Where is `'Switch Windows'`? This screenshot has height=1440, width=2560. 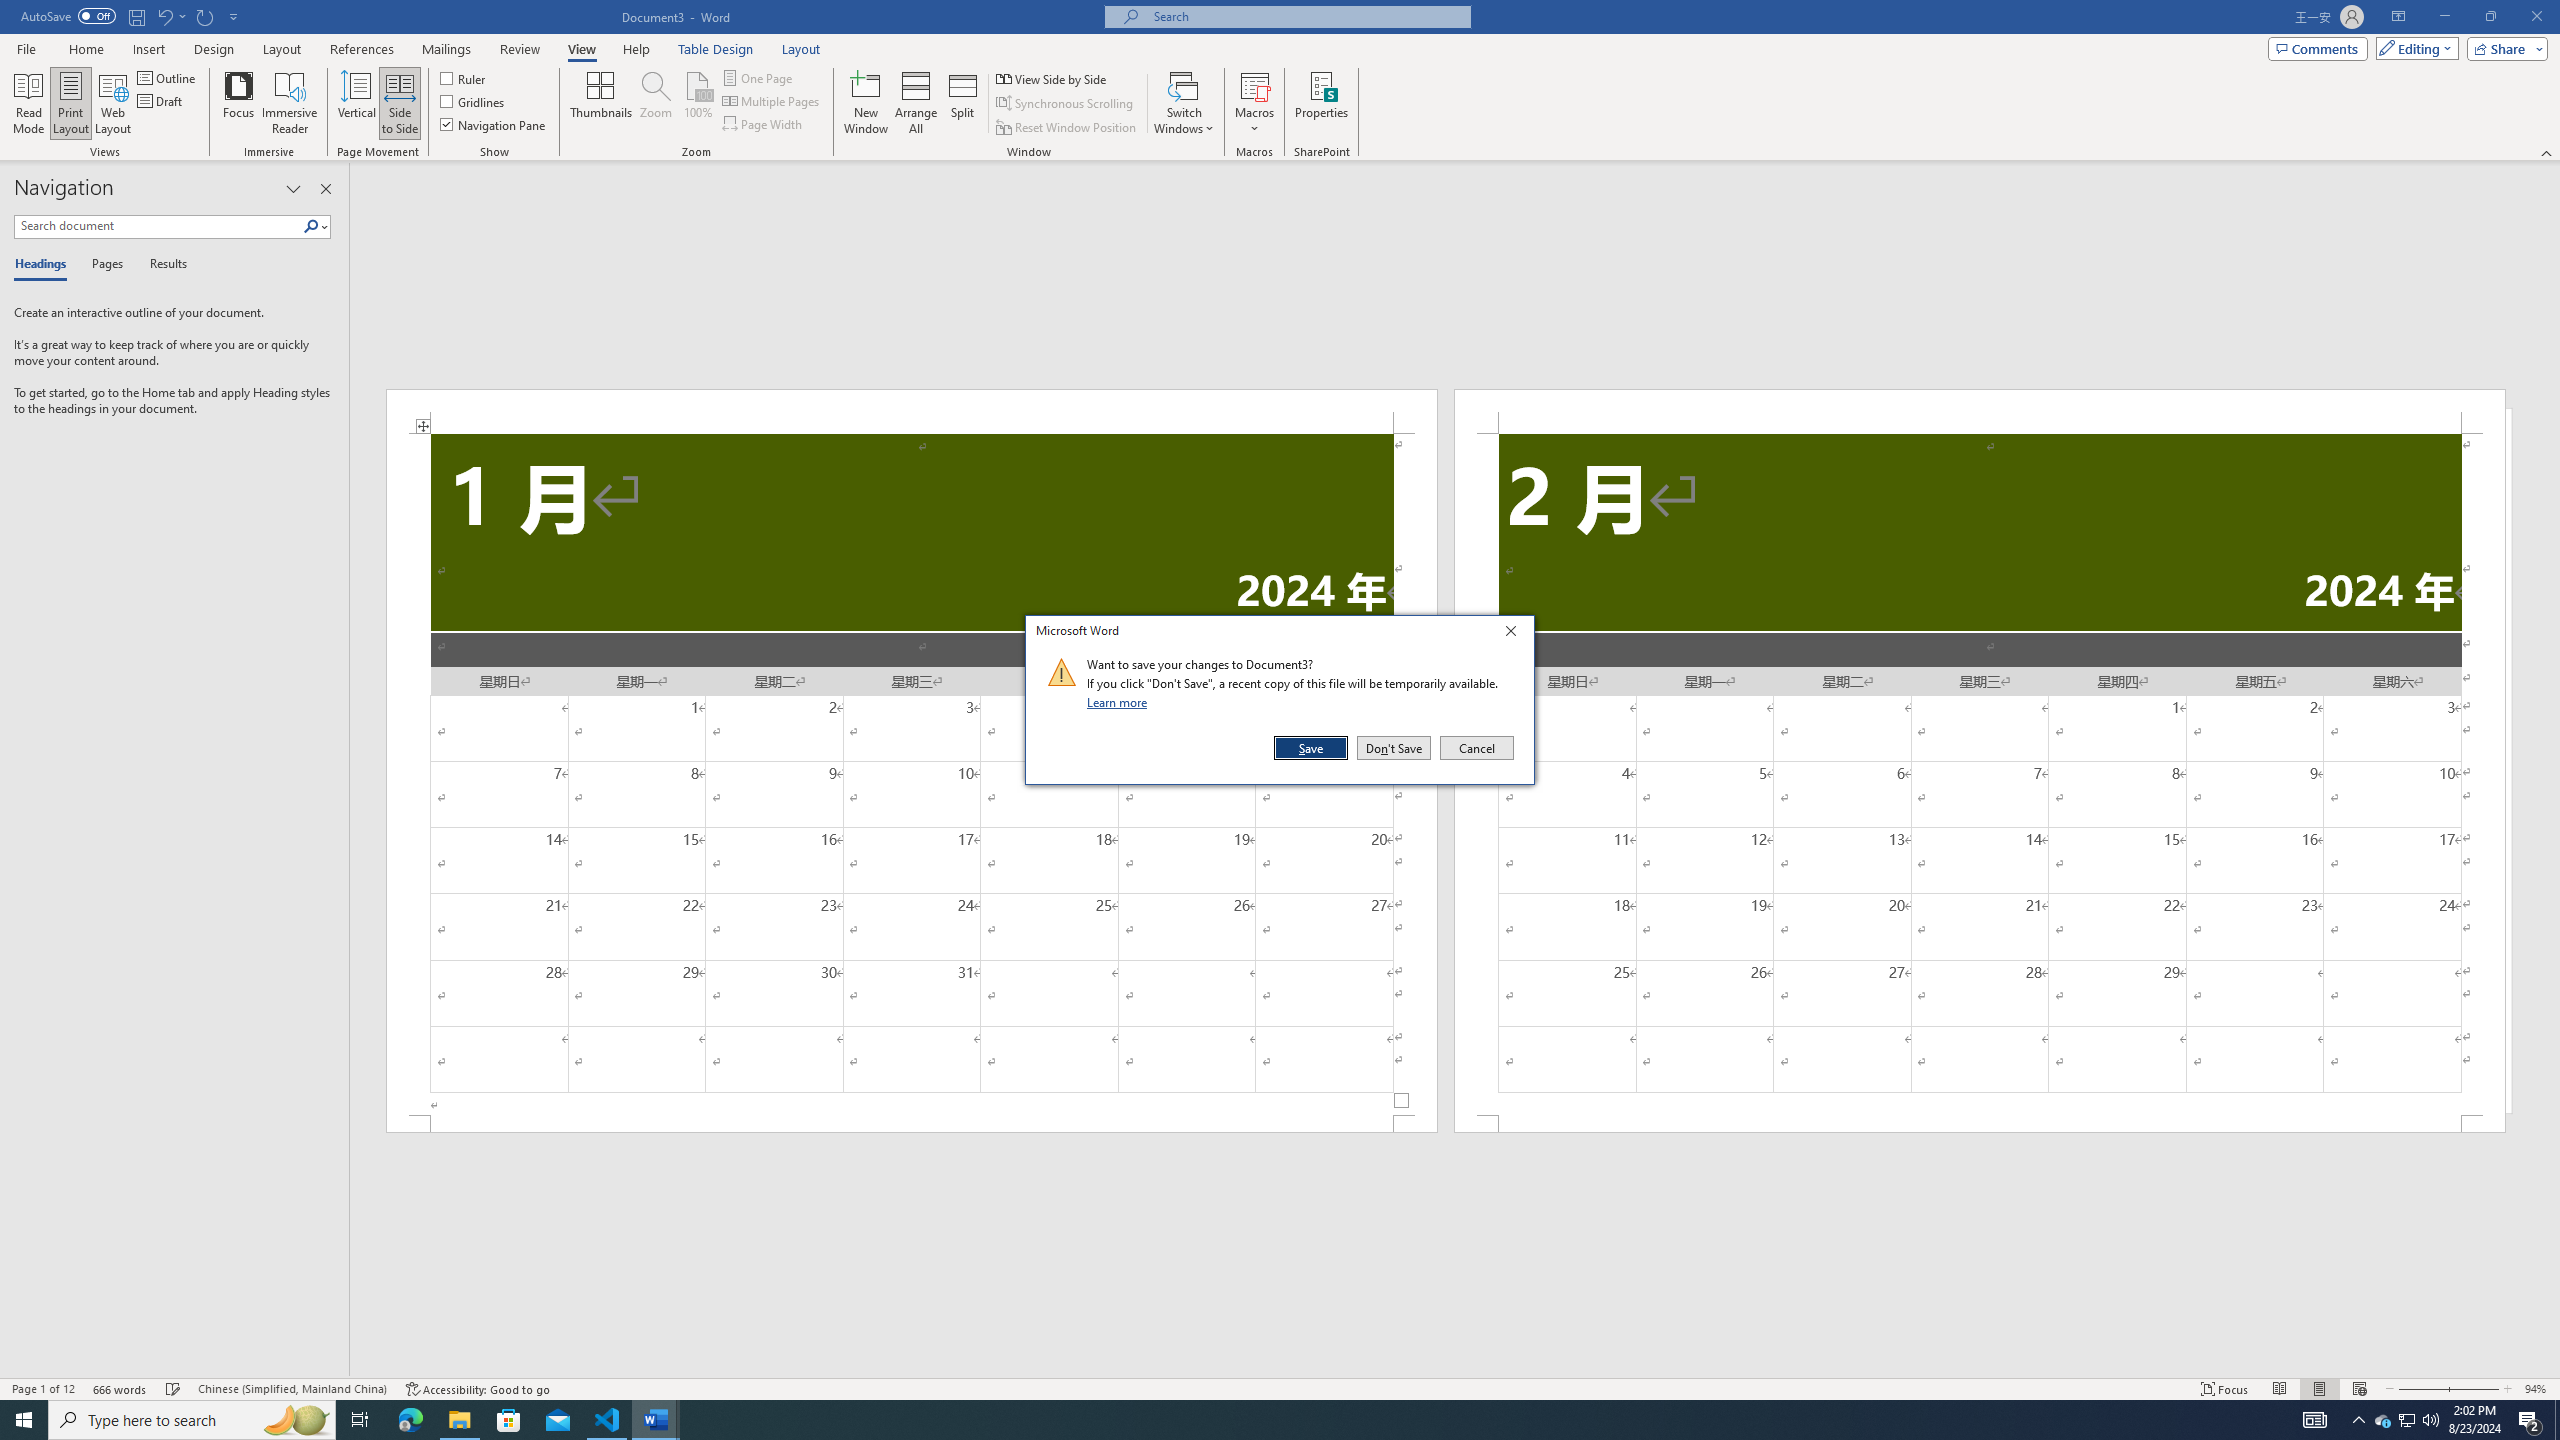
'Switch Windows' is located at coordinates (1183, 103).